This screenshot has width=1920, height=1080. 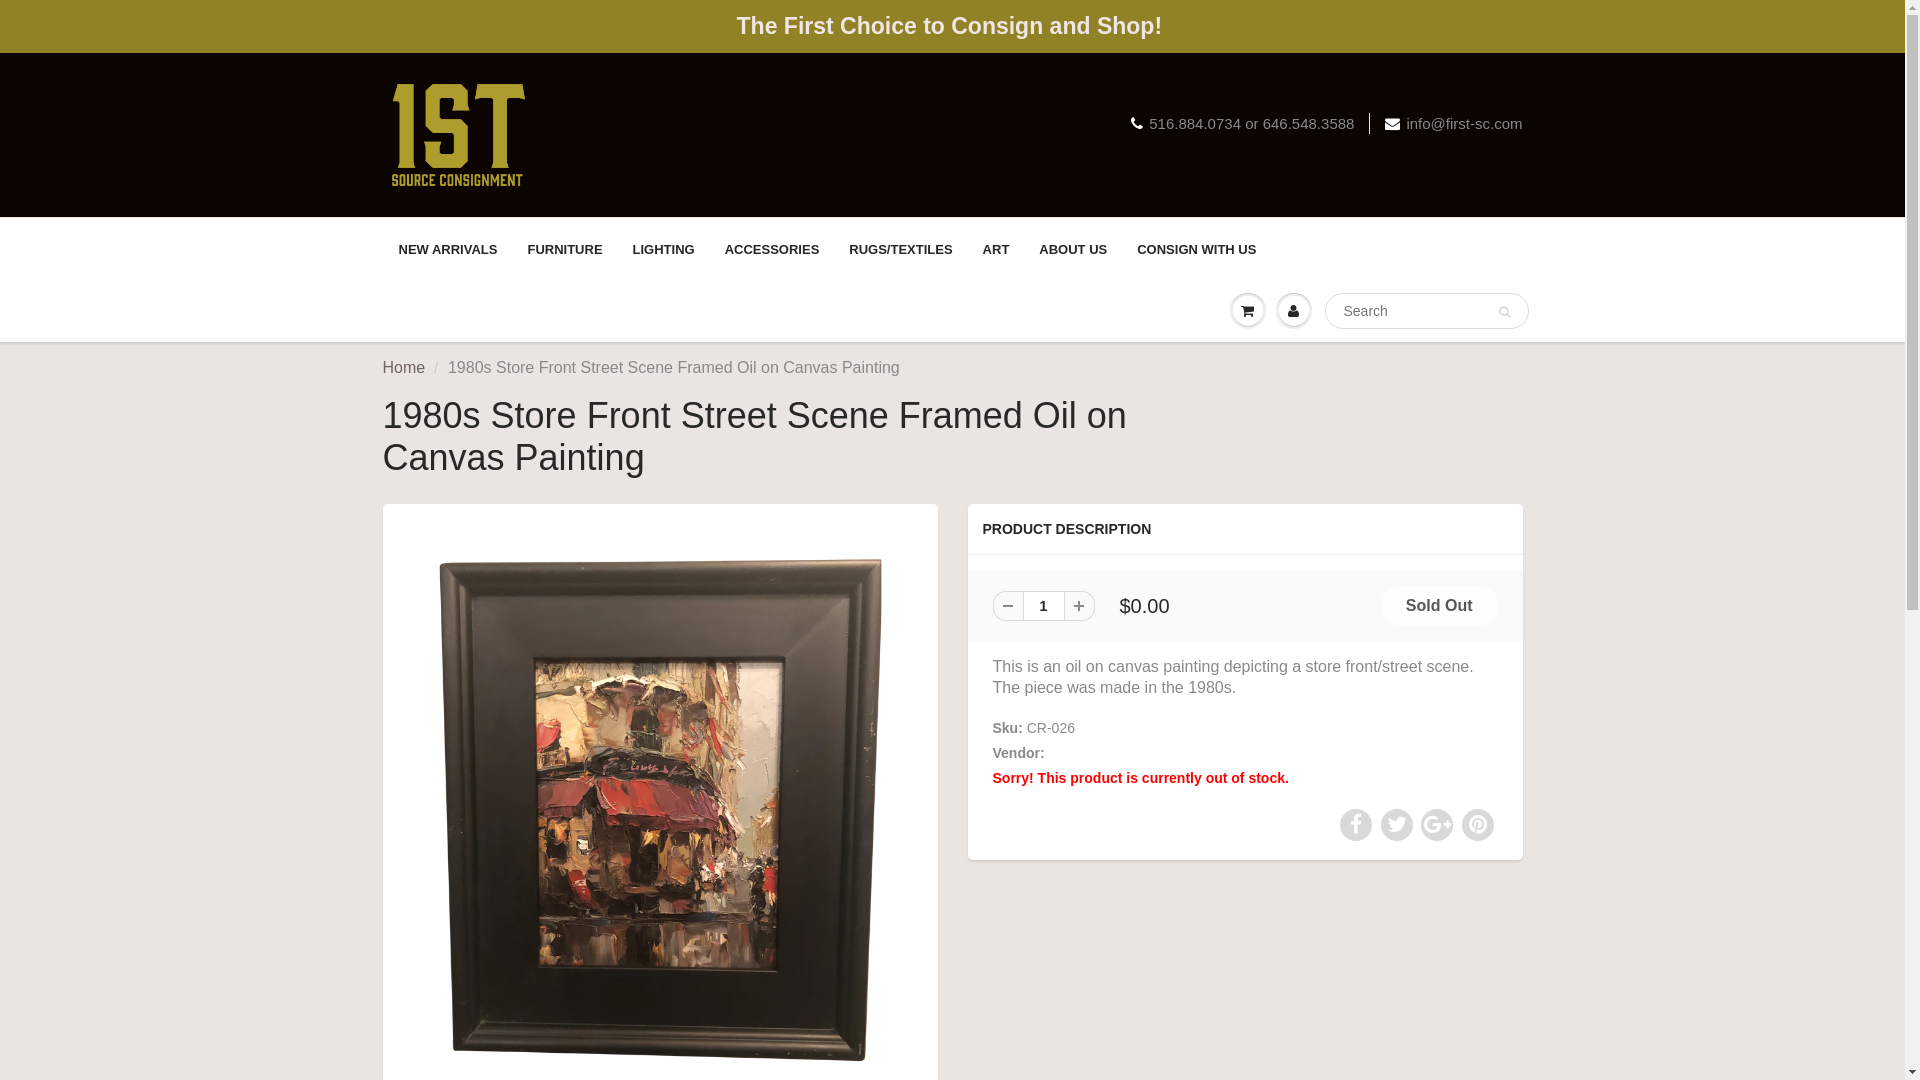 I want to click on 'Home', so click(x=402, y=367).